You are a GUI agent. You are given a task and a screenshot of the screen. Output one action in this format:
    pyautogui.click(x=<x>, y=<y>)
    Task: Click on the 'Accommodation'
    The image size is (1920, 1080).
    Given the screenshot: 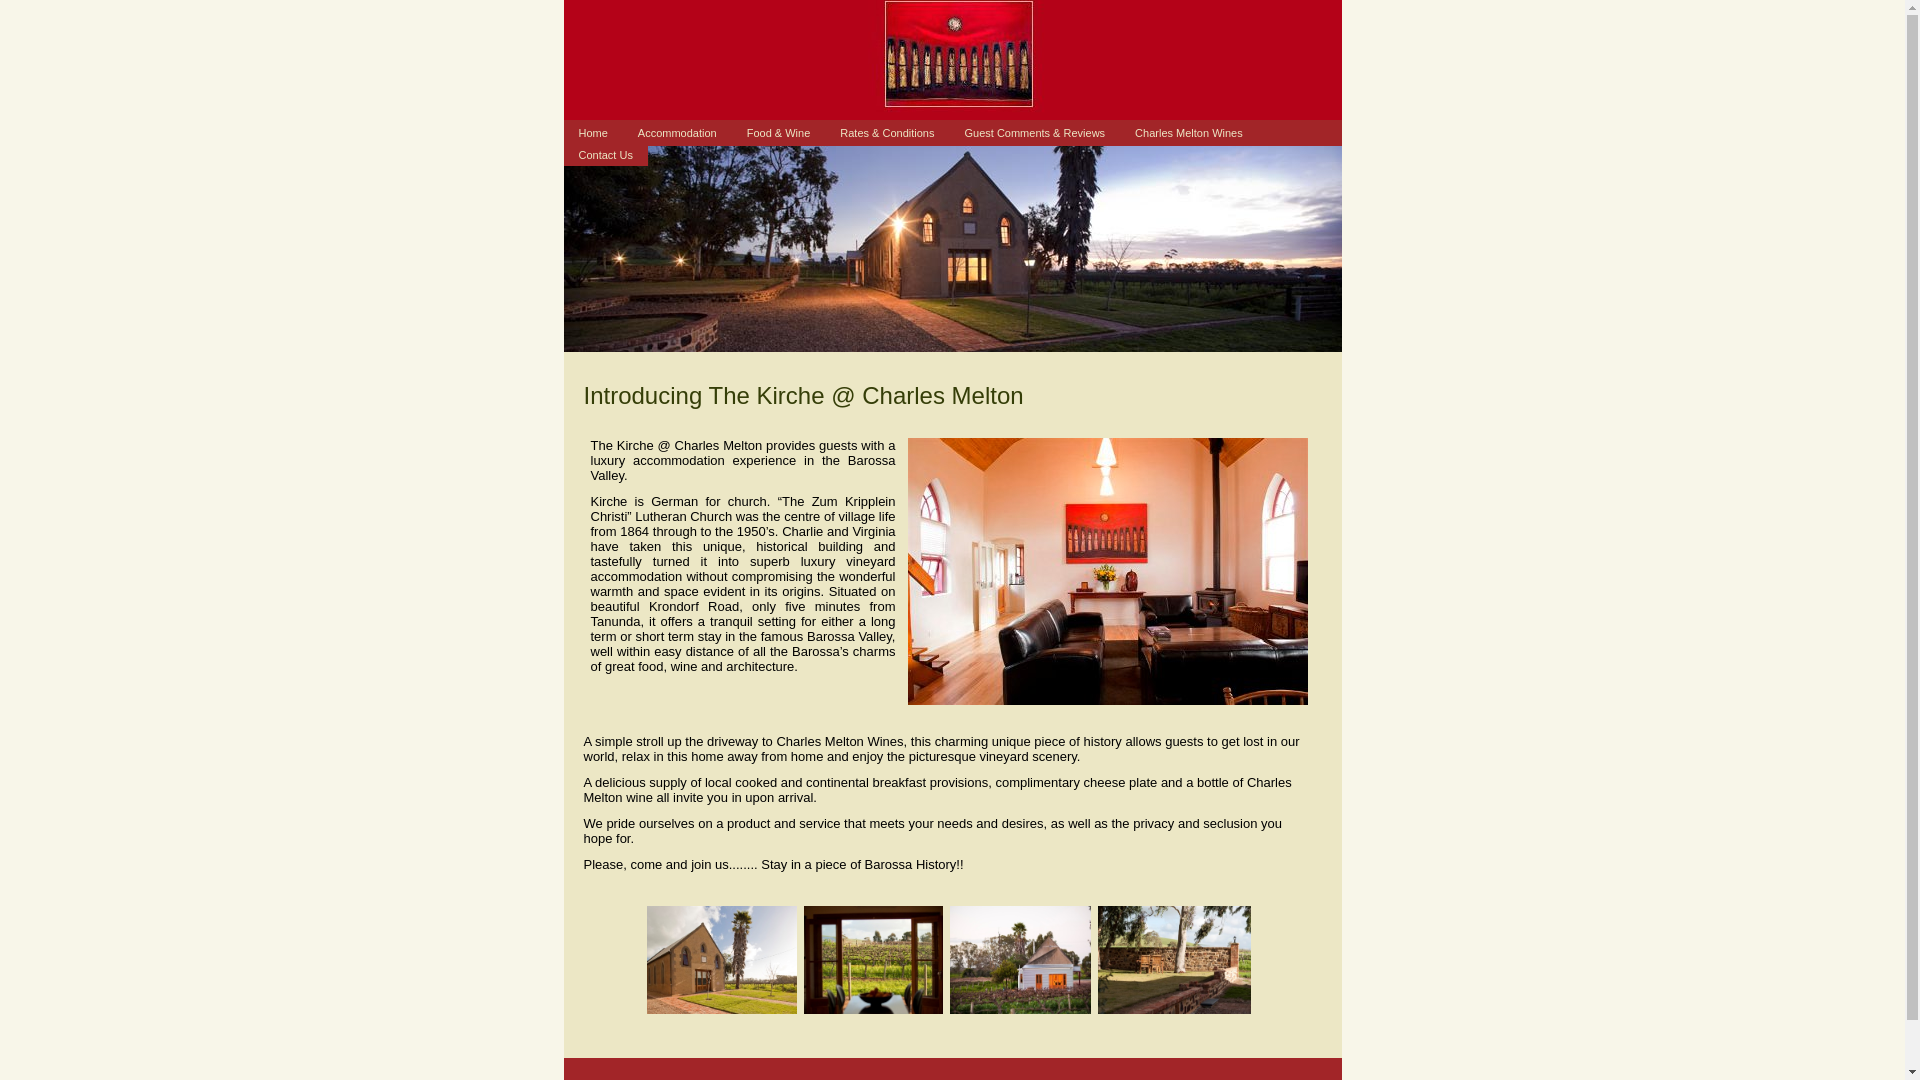 What is the action you would take?
    pyautogui.click(x=622, y=132)
    